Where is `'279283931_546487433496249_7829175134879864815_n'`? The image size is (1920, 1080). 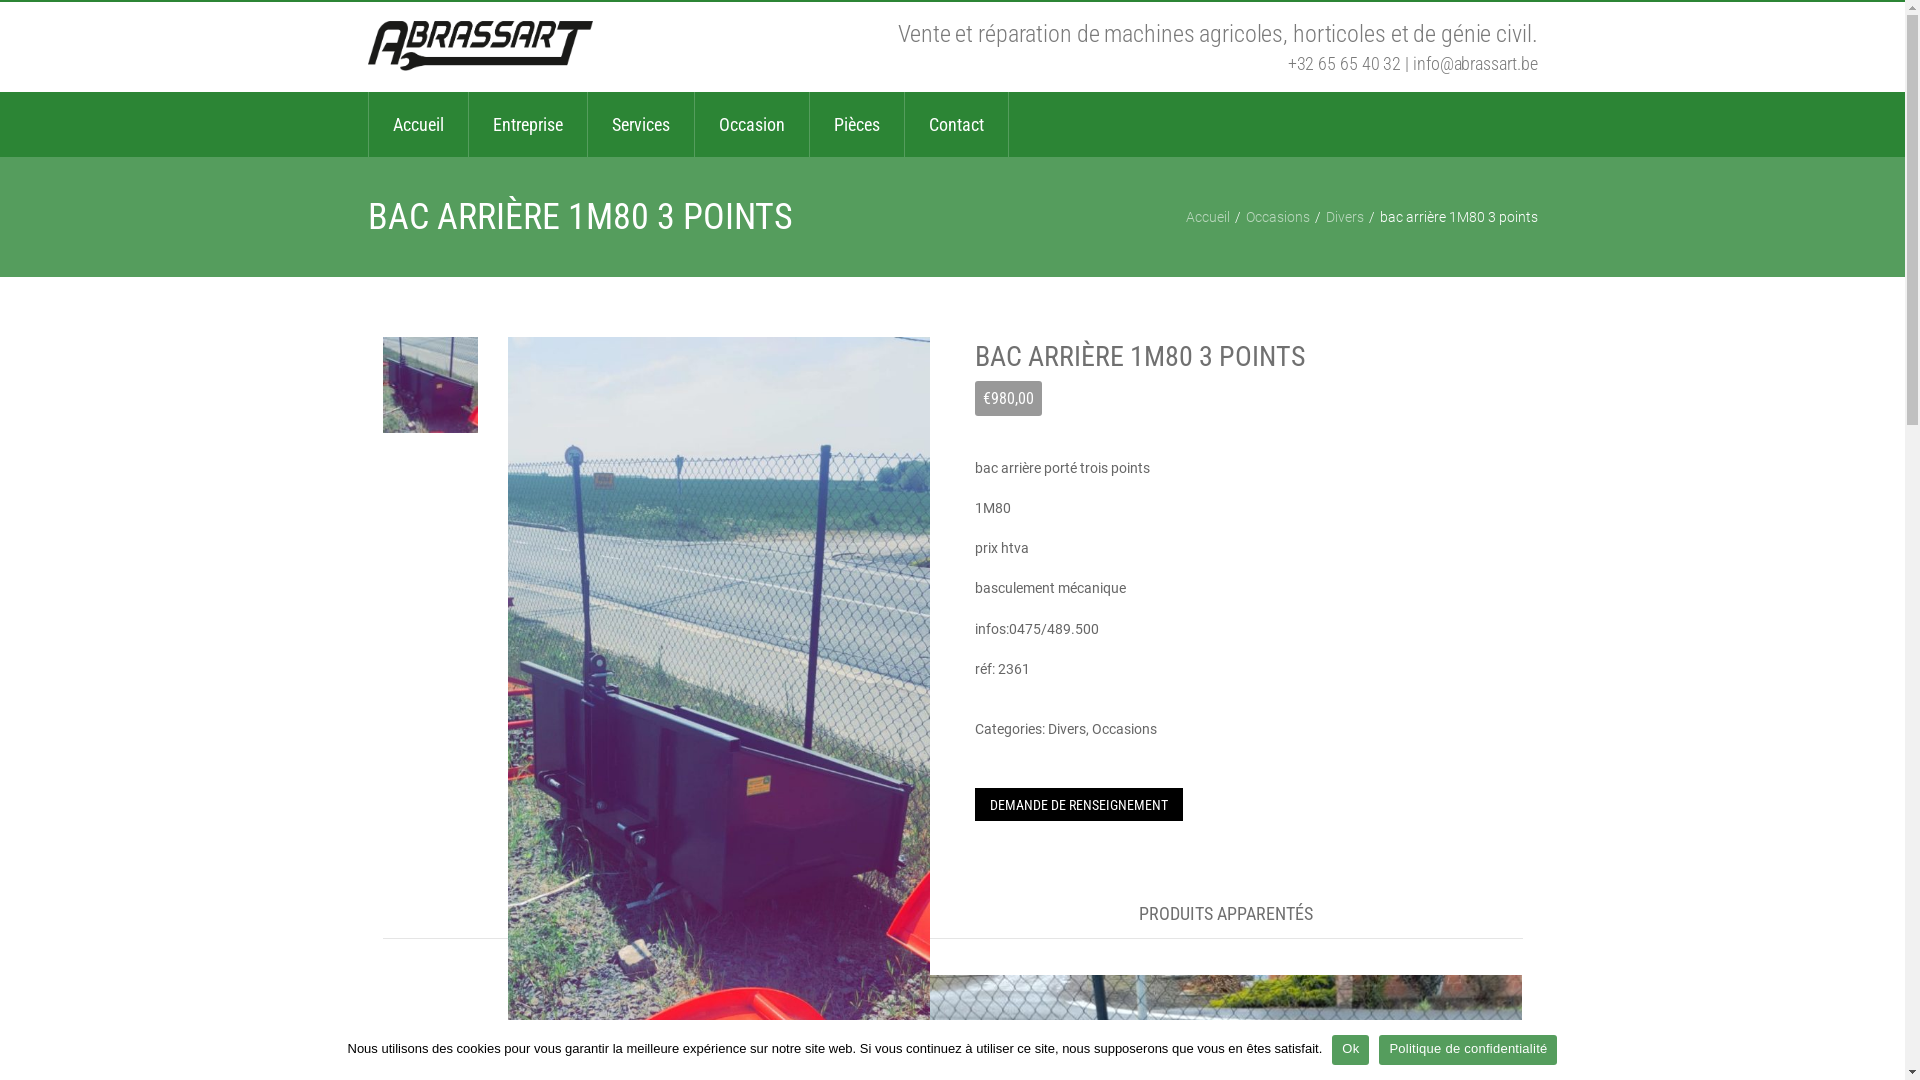
'279283931_546487433496249_7829175134879864815_n' is located at coordinates (429, 385).